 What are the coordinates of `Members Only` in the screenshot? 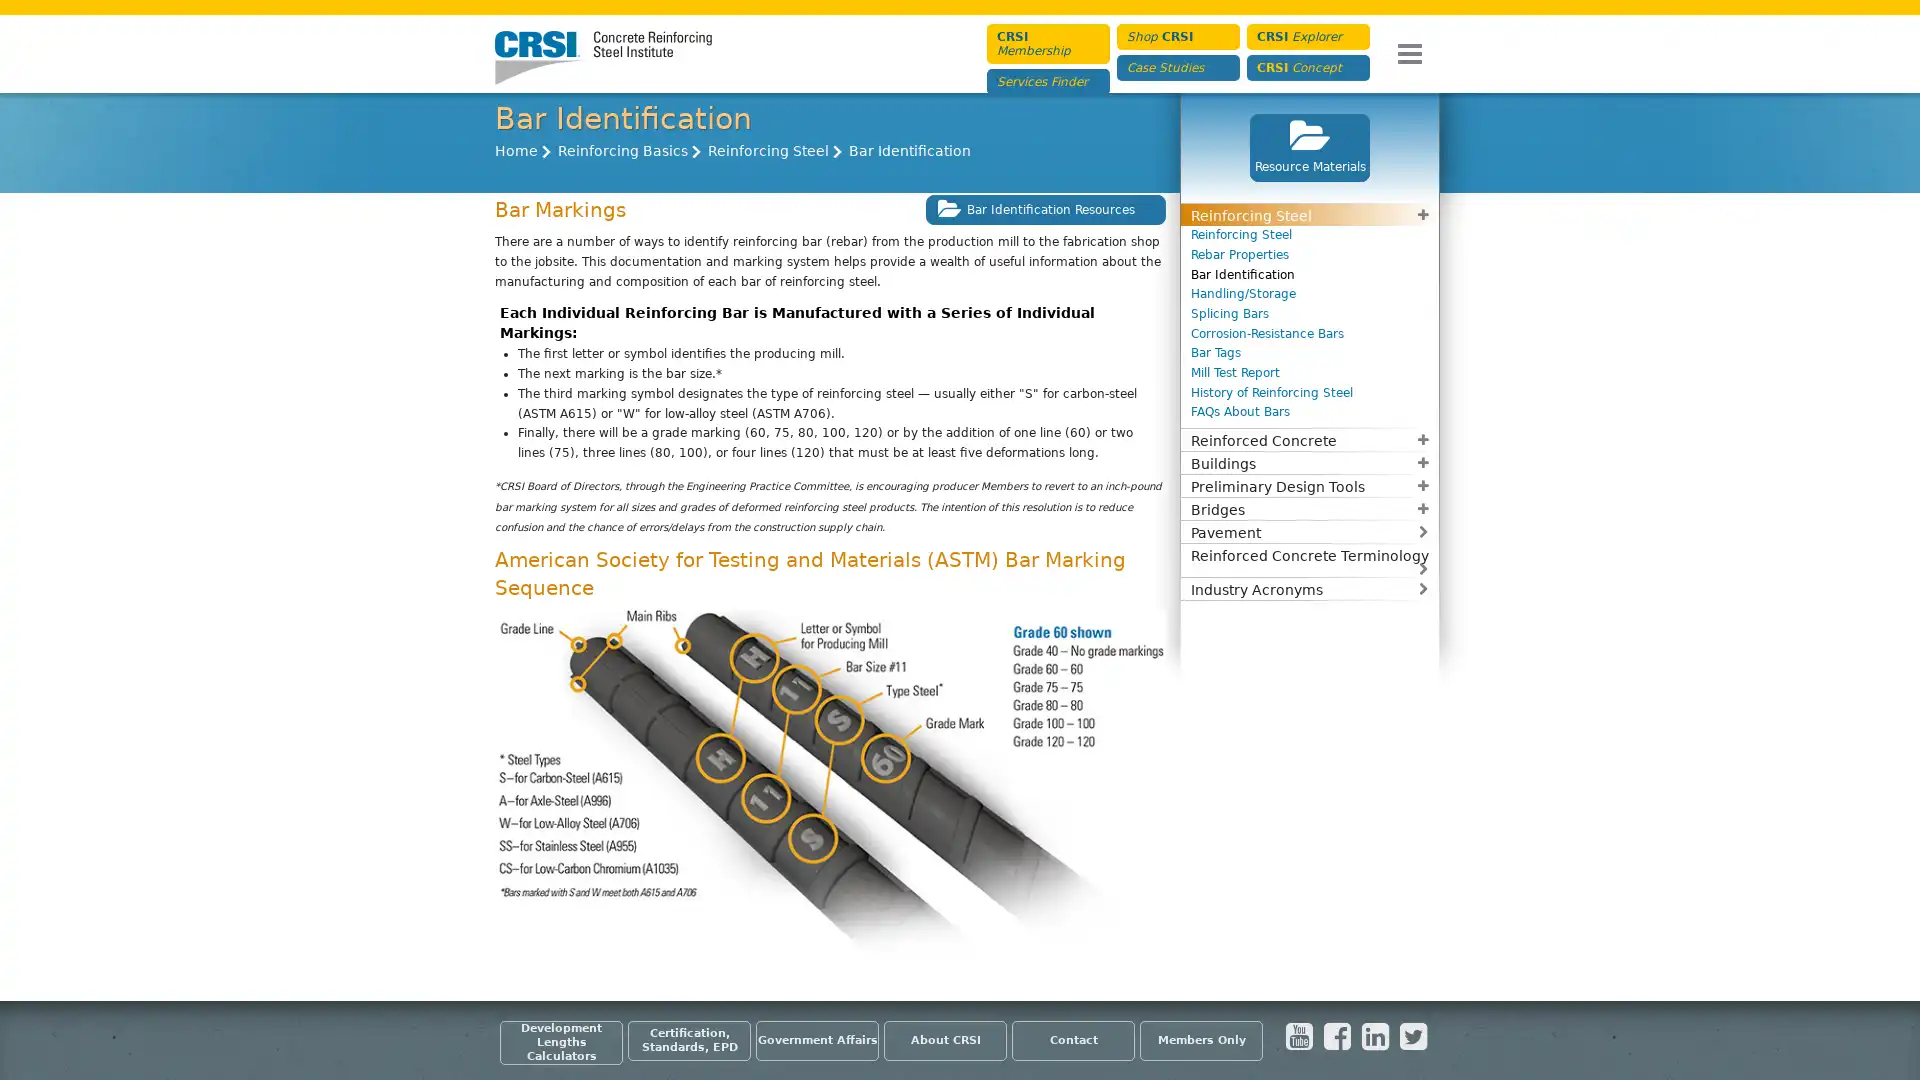 It's located at (1200, 1039).